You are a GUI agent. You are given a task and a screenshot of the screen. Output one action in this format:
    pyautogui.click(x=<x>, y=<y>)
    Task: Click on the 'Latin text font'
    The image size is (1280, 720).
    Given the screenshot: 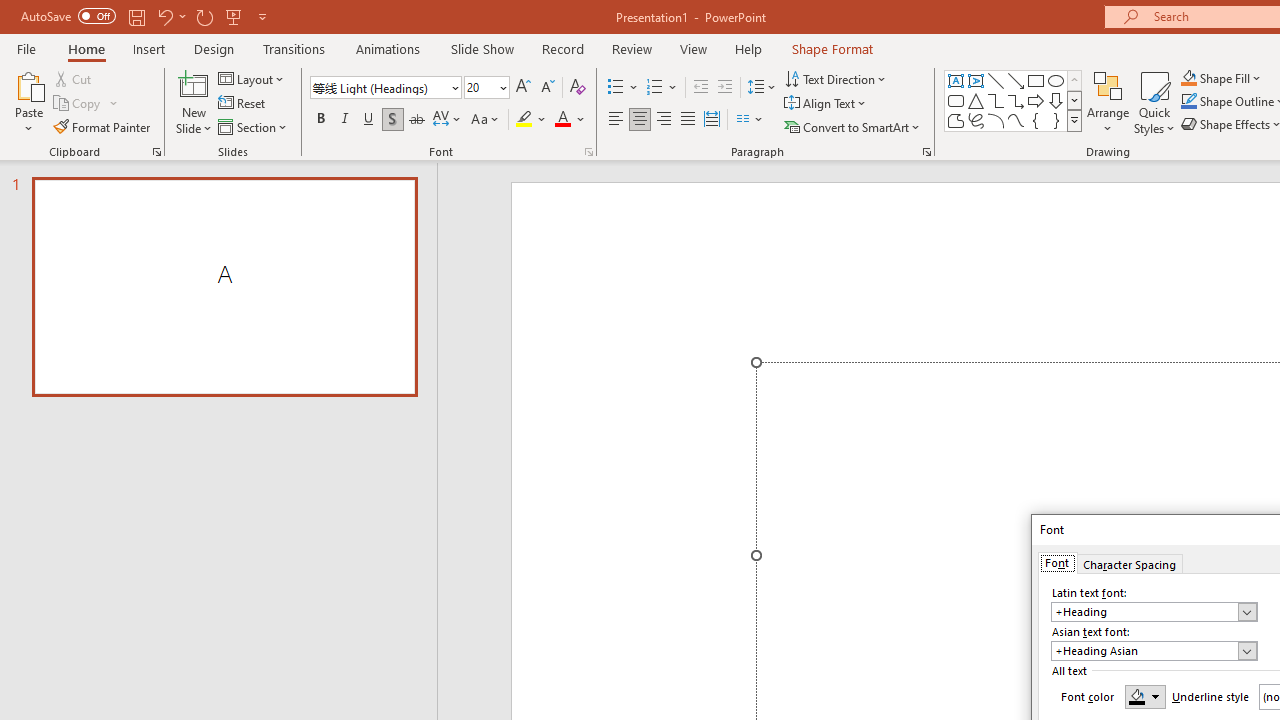 What is the action you would take?
    pyautogui.click(x=1144, y=611)
    